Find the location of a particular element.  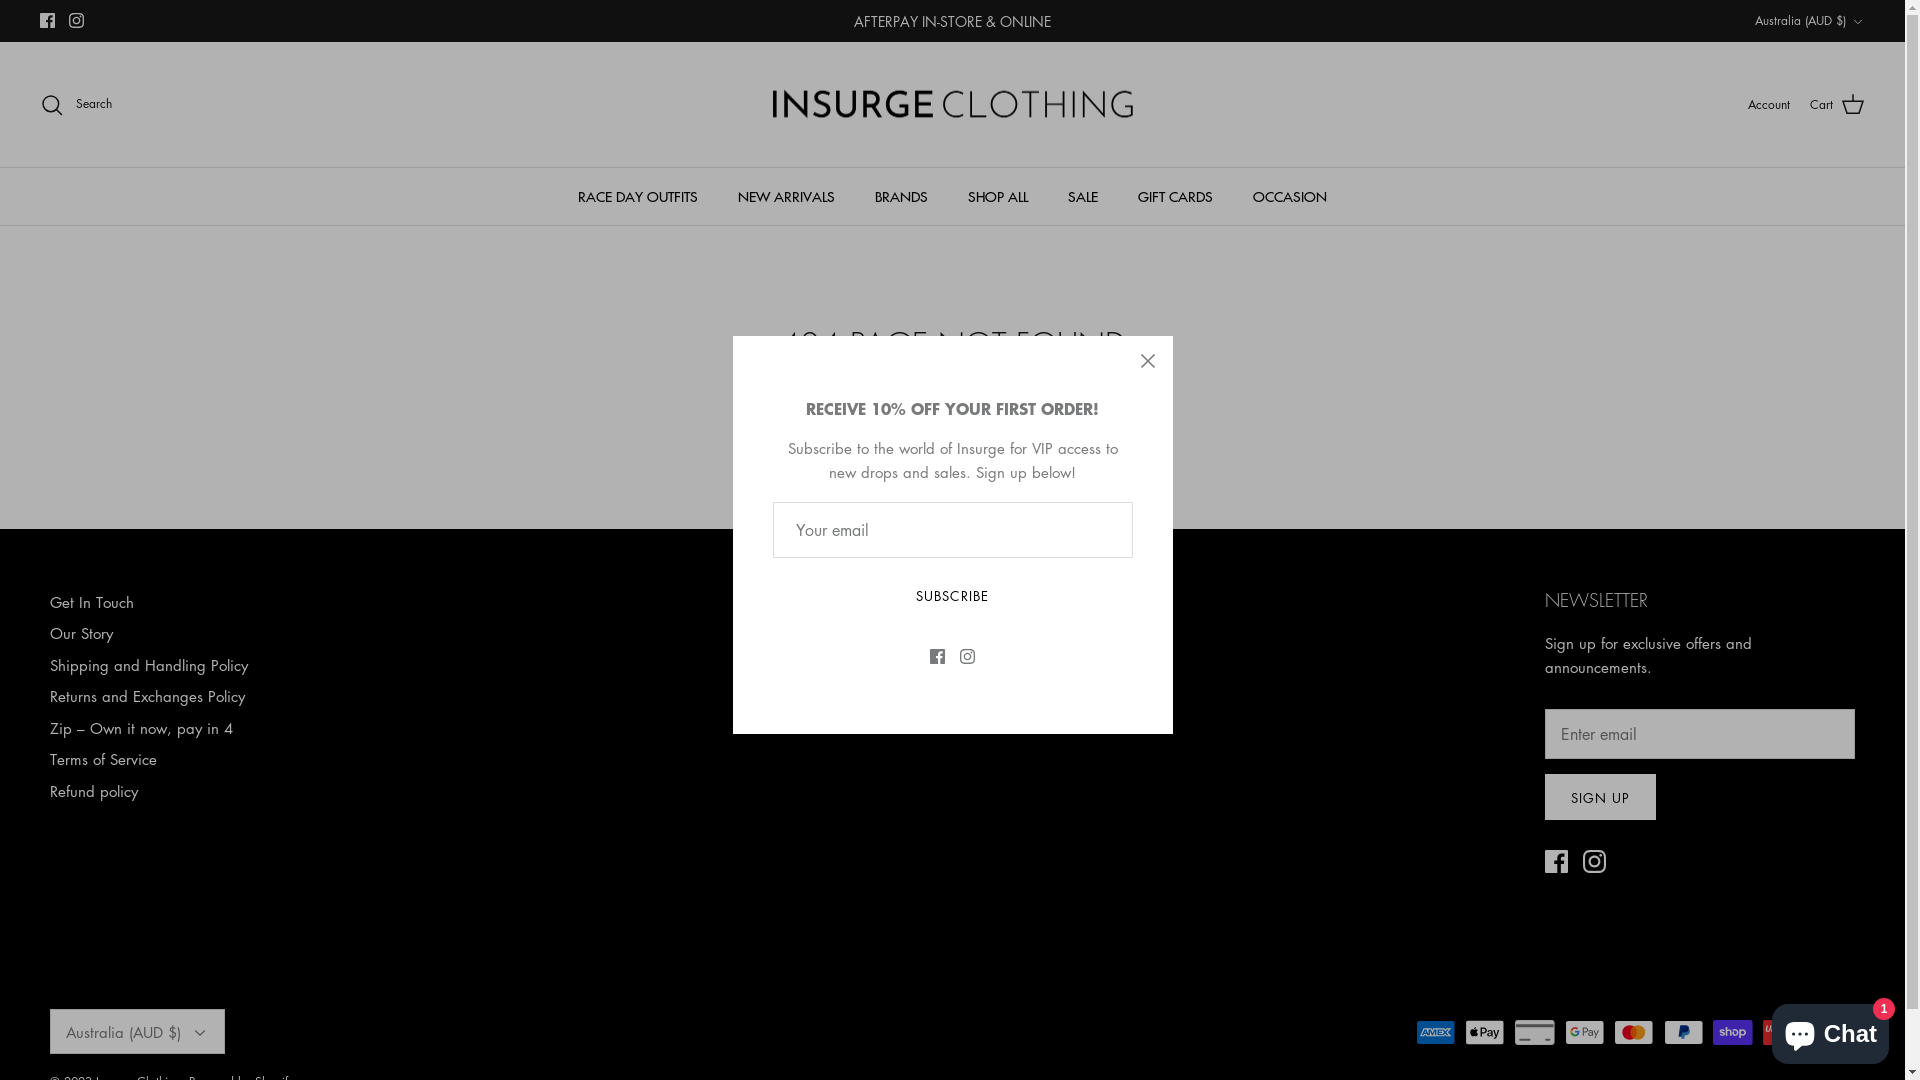

'Returns and Exchanges Policy' is located at coordinates (146, 694).